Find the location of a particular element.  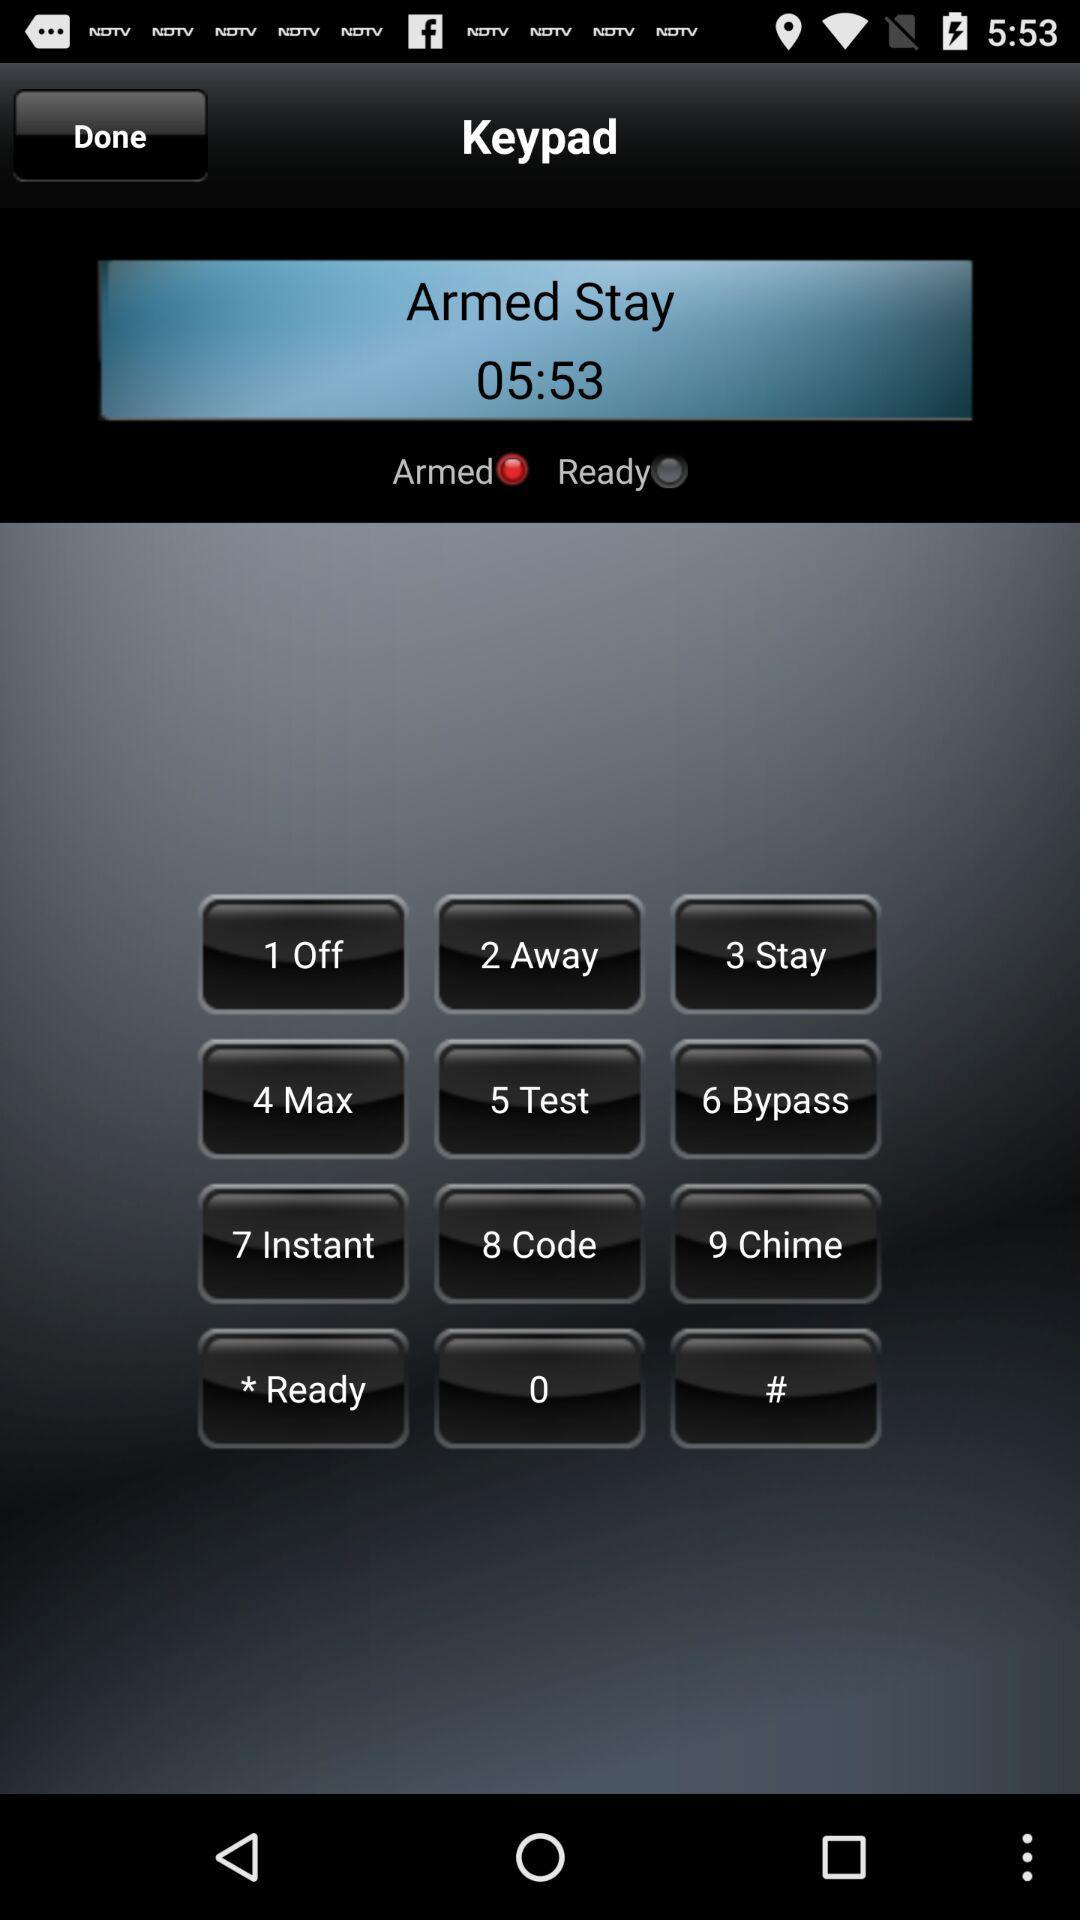

indicates armed status is located at coordinates (511, 468).